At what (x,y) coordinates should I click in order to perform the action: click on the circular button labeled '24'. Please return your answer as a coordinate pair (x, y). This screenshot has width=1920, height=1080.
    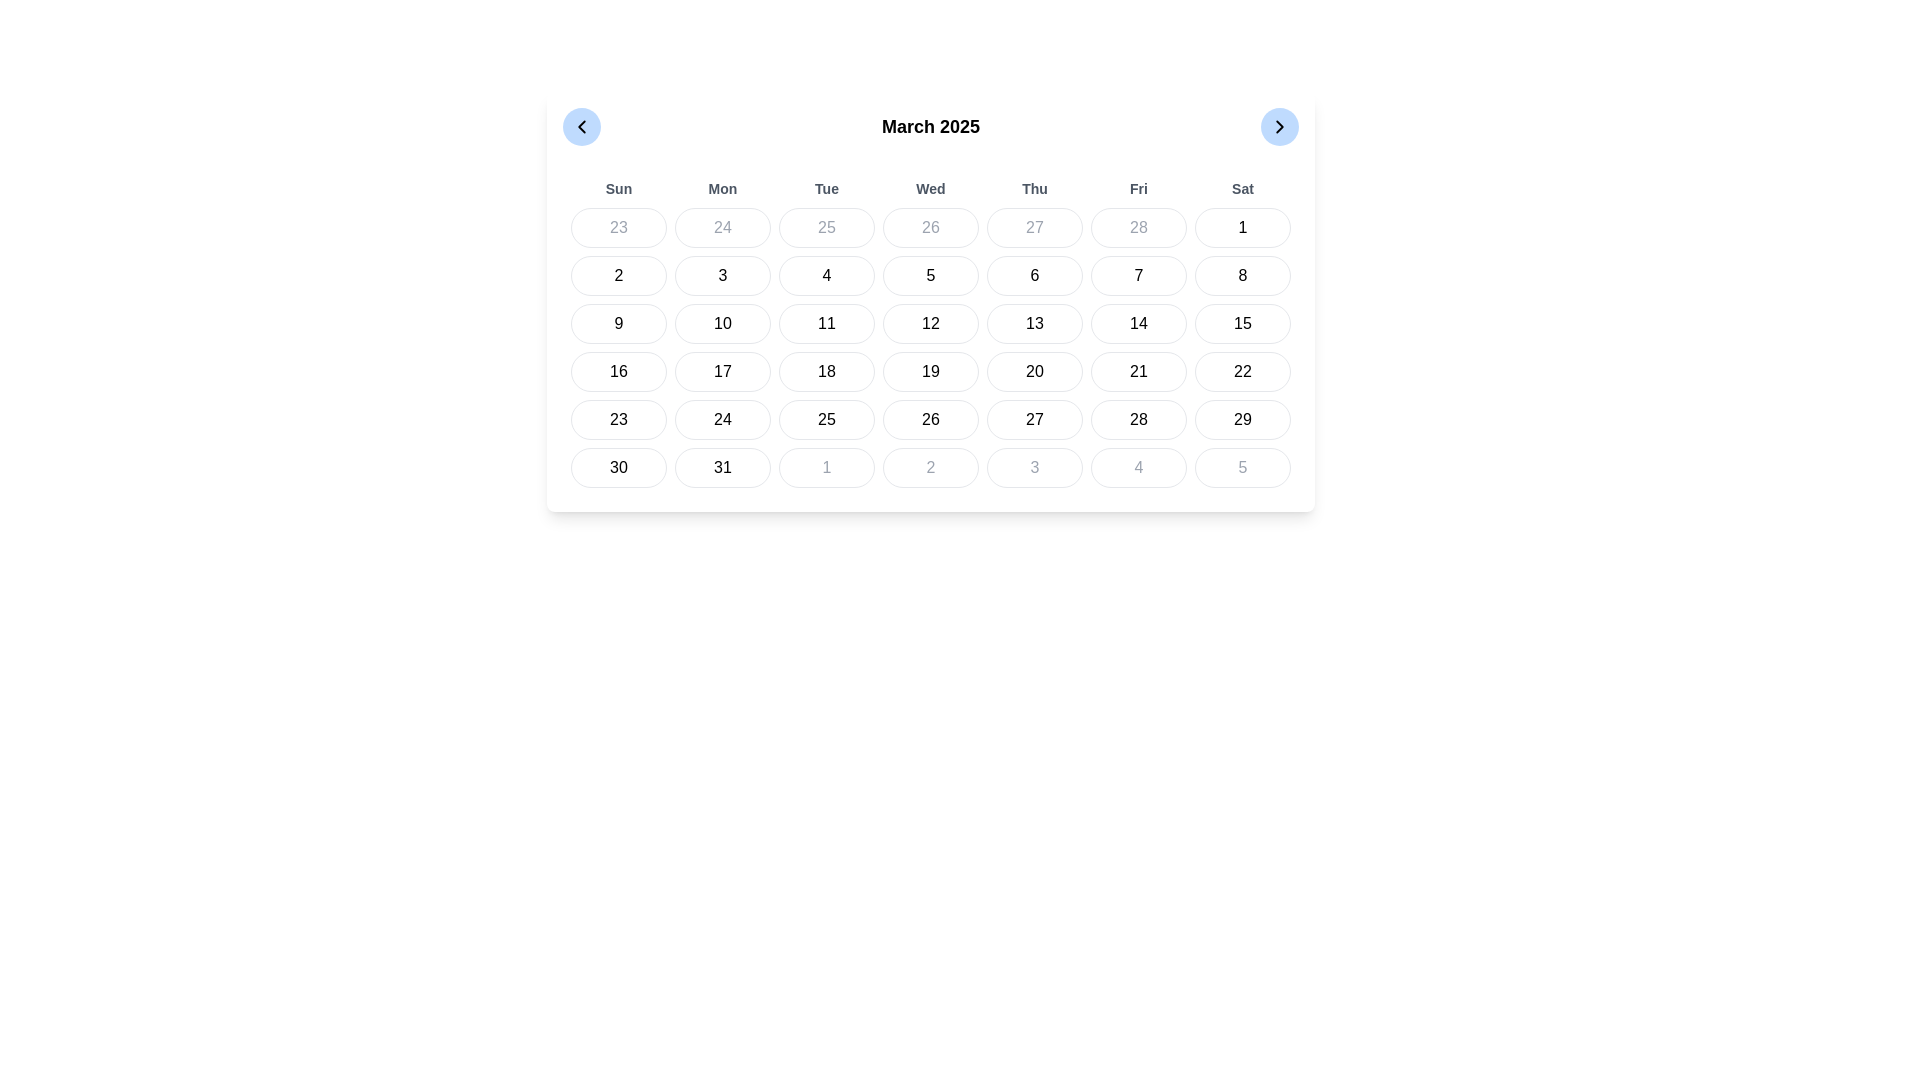
    Looking at the image, I should click on (722, 226).